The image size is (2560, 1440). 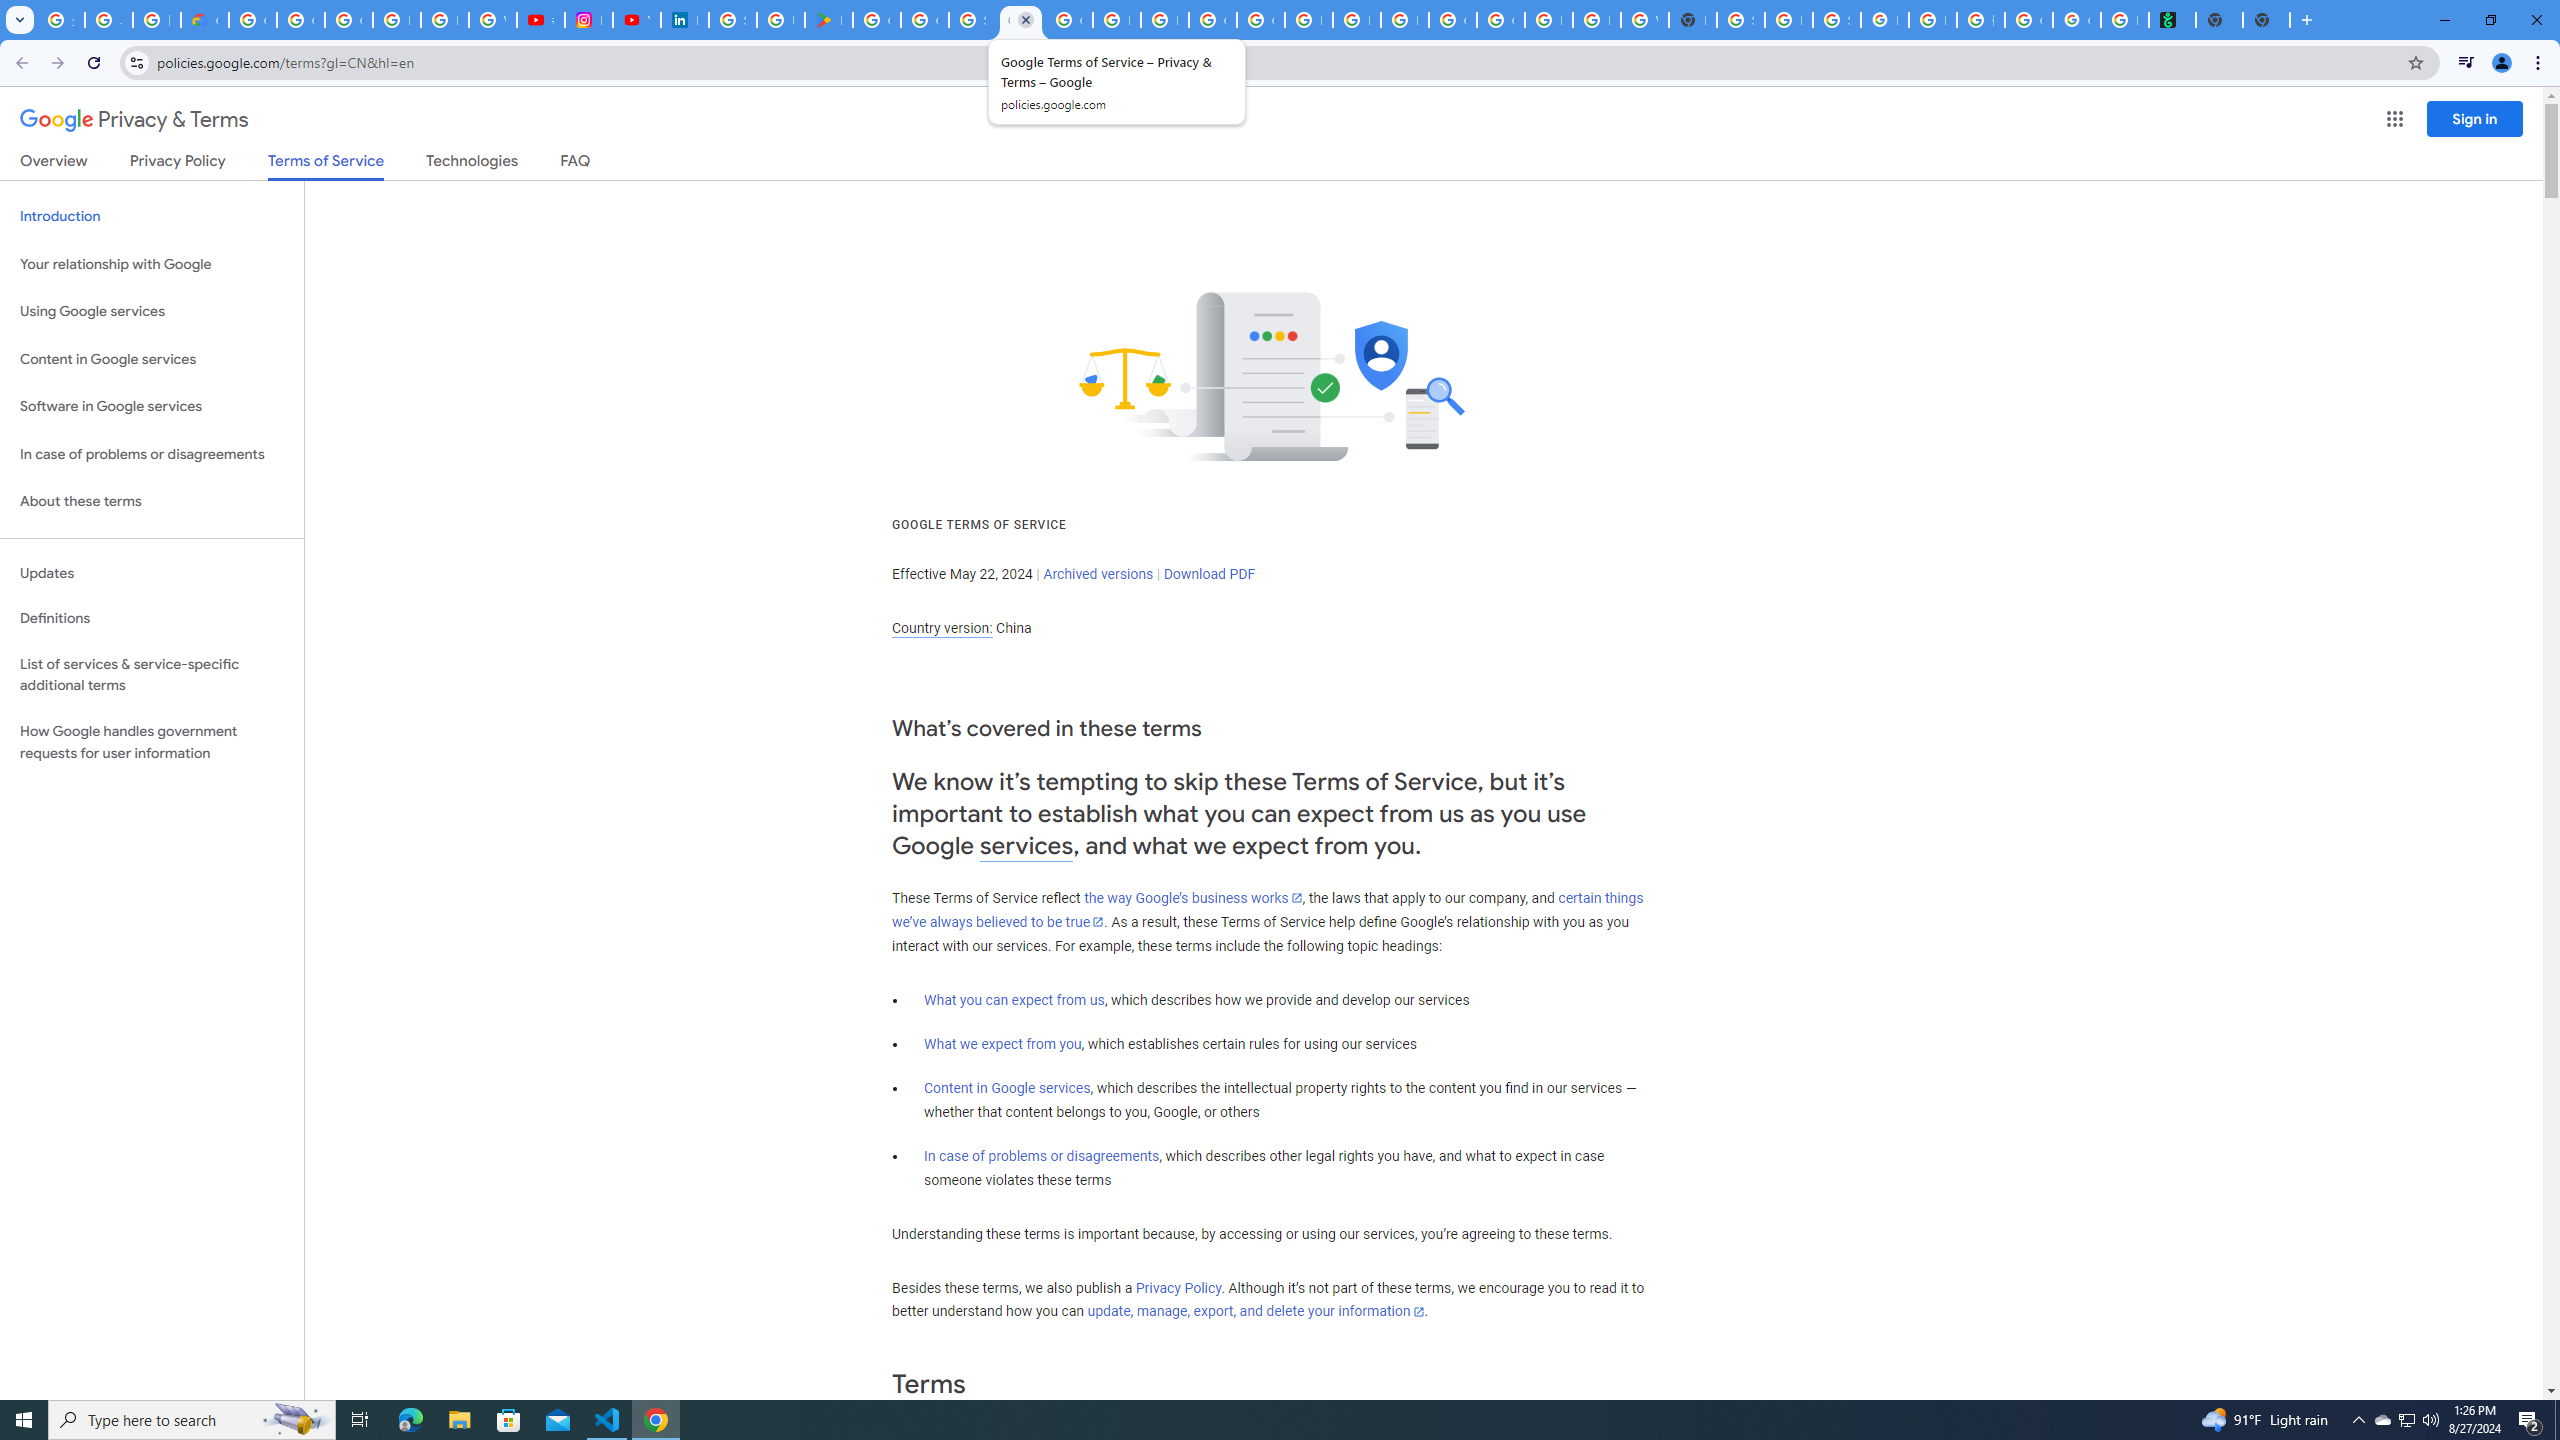 I want to click on '#nbabasketballhighlights - YouTube', so click(x=539, y=19).